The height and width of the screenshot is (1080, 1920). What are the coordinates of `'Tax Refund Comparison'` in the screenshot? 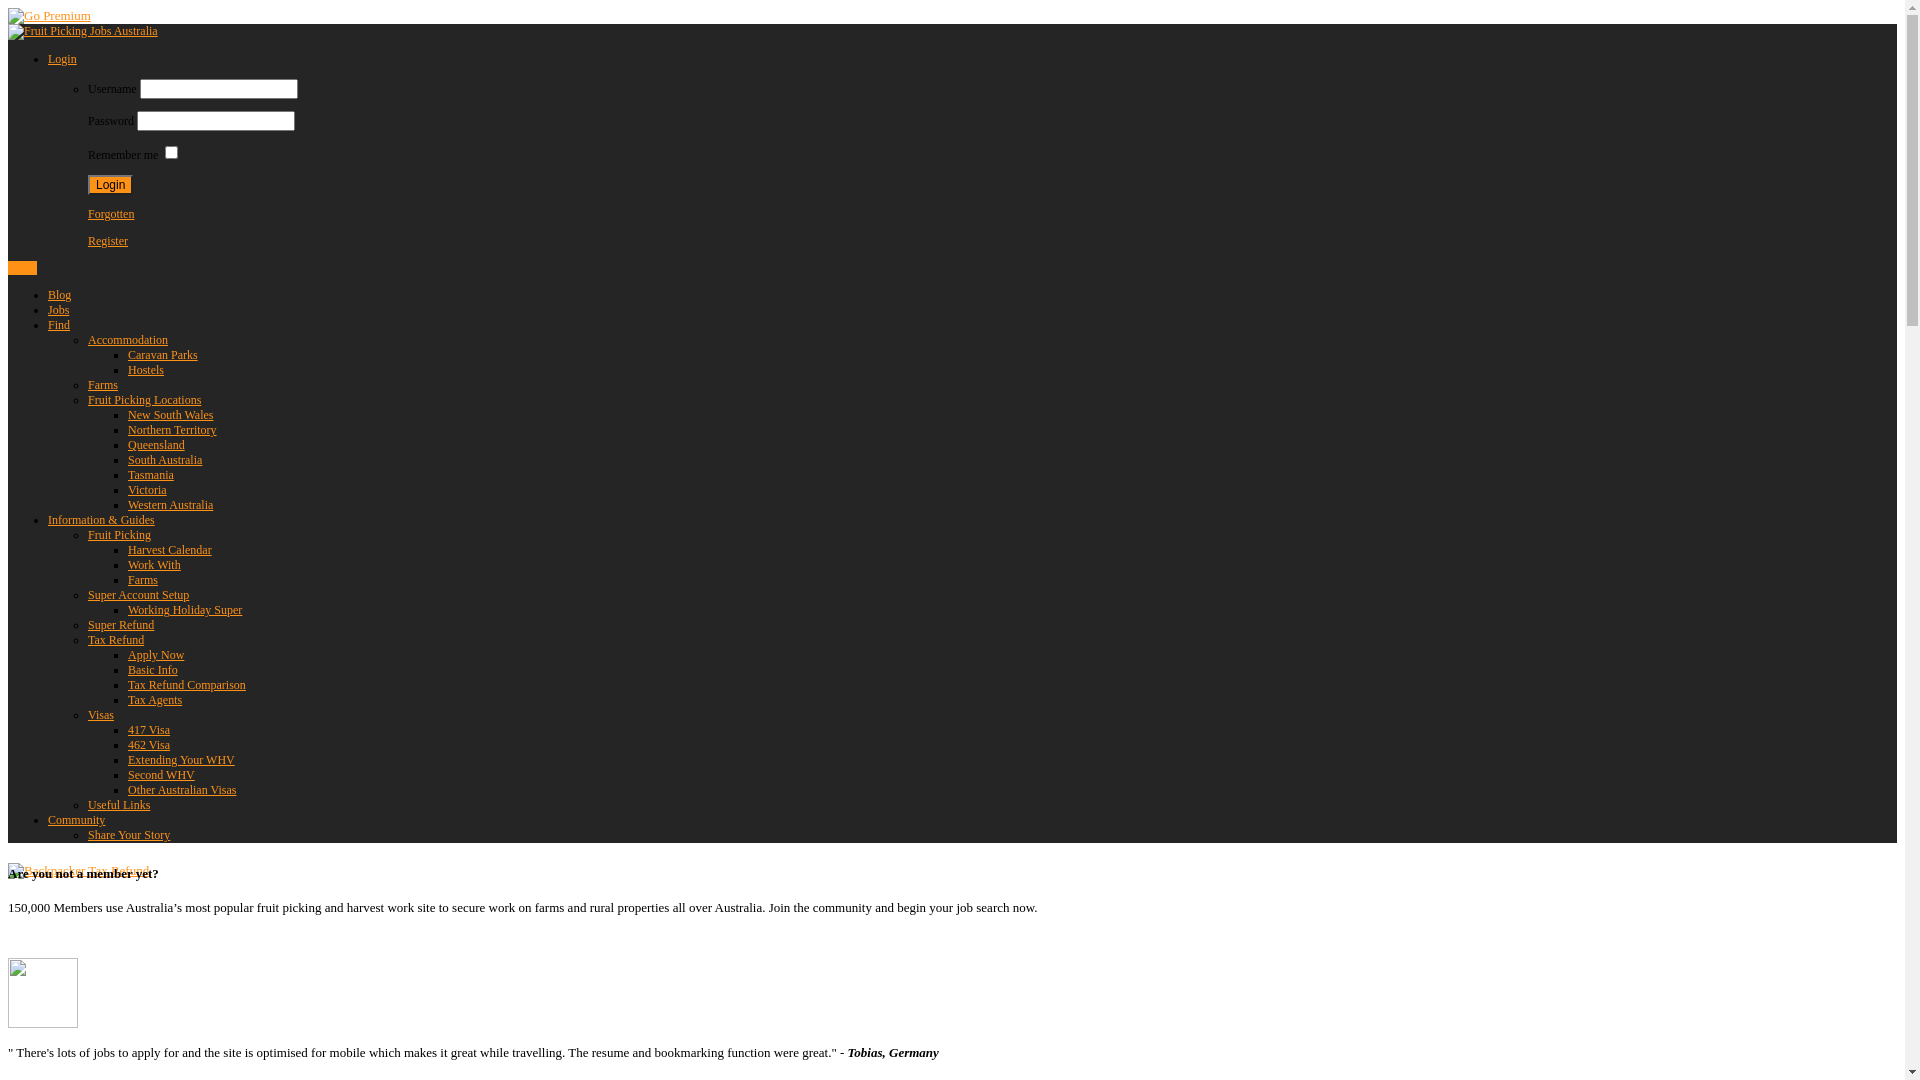 It's located at (187, 684).